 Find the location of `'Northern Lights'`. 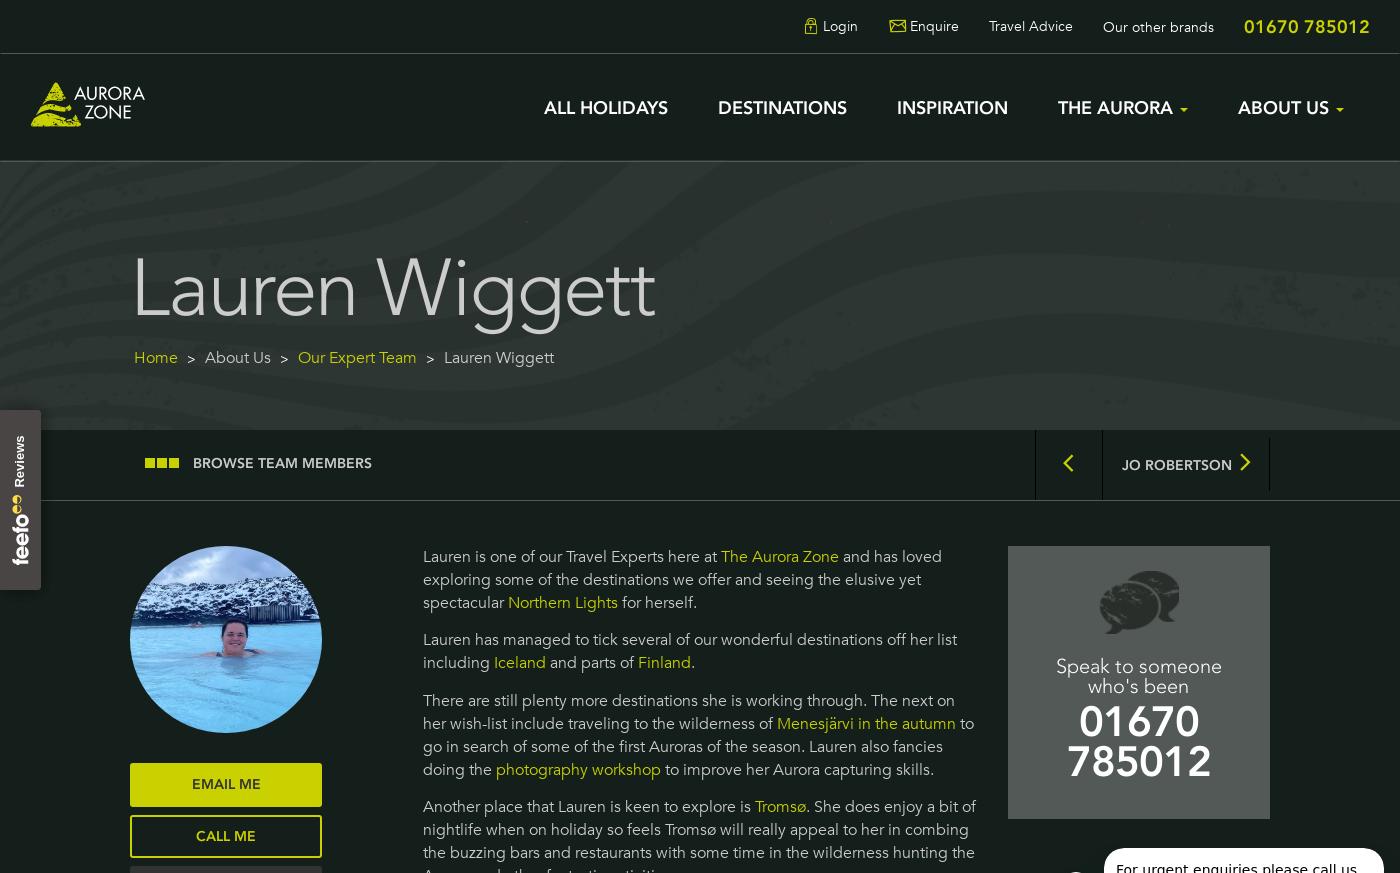

'Northern Lights' is located at coordinates (561, 601).